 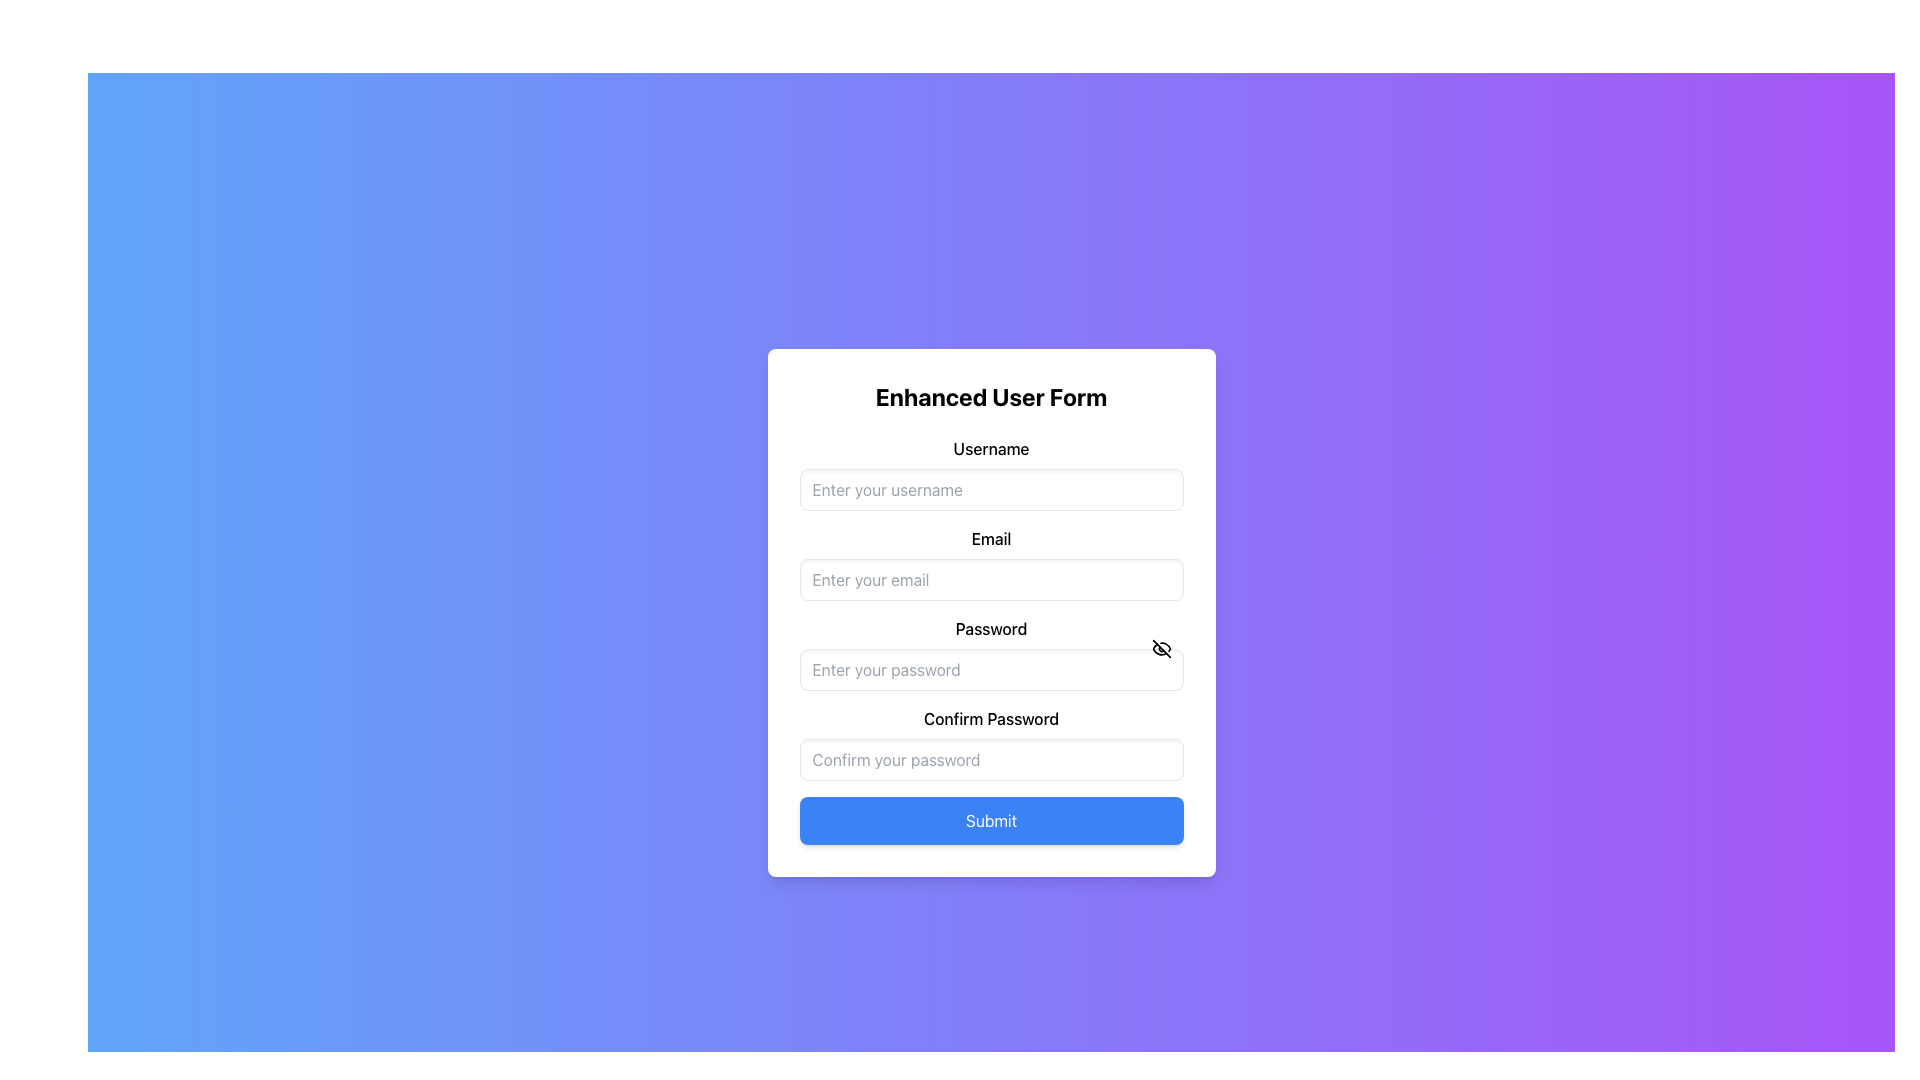 What do you see at coordinates (1161, 648) in the screenshot?
I see `the visibility toggle icon (an 'eye with a slash') located to the right of the 'Password' input field in the 'Enhanced User Form'` at bounding box center [1161, 648].